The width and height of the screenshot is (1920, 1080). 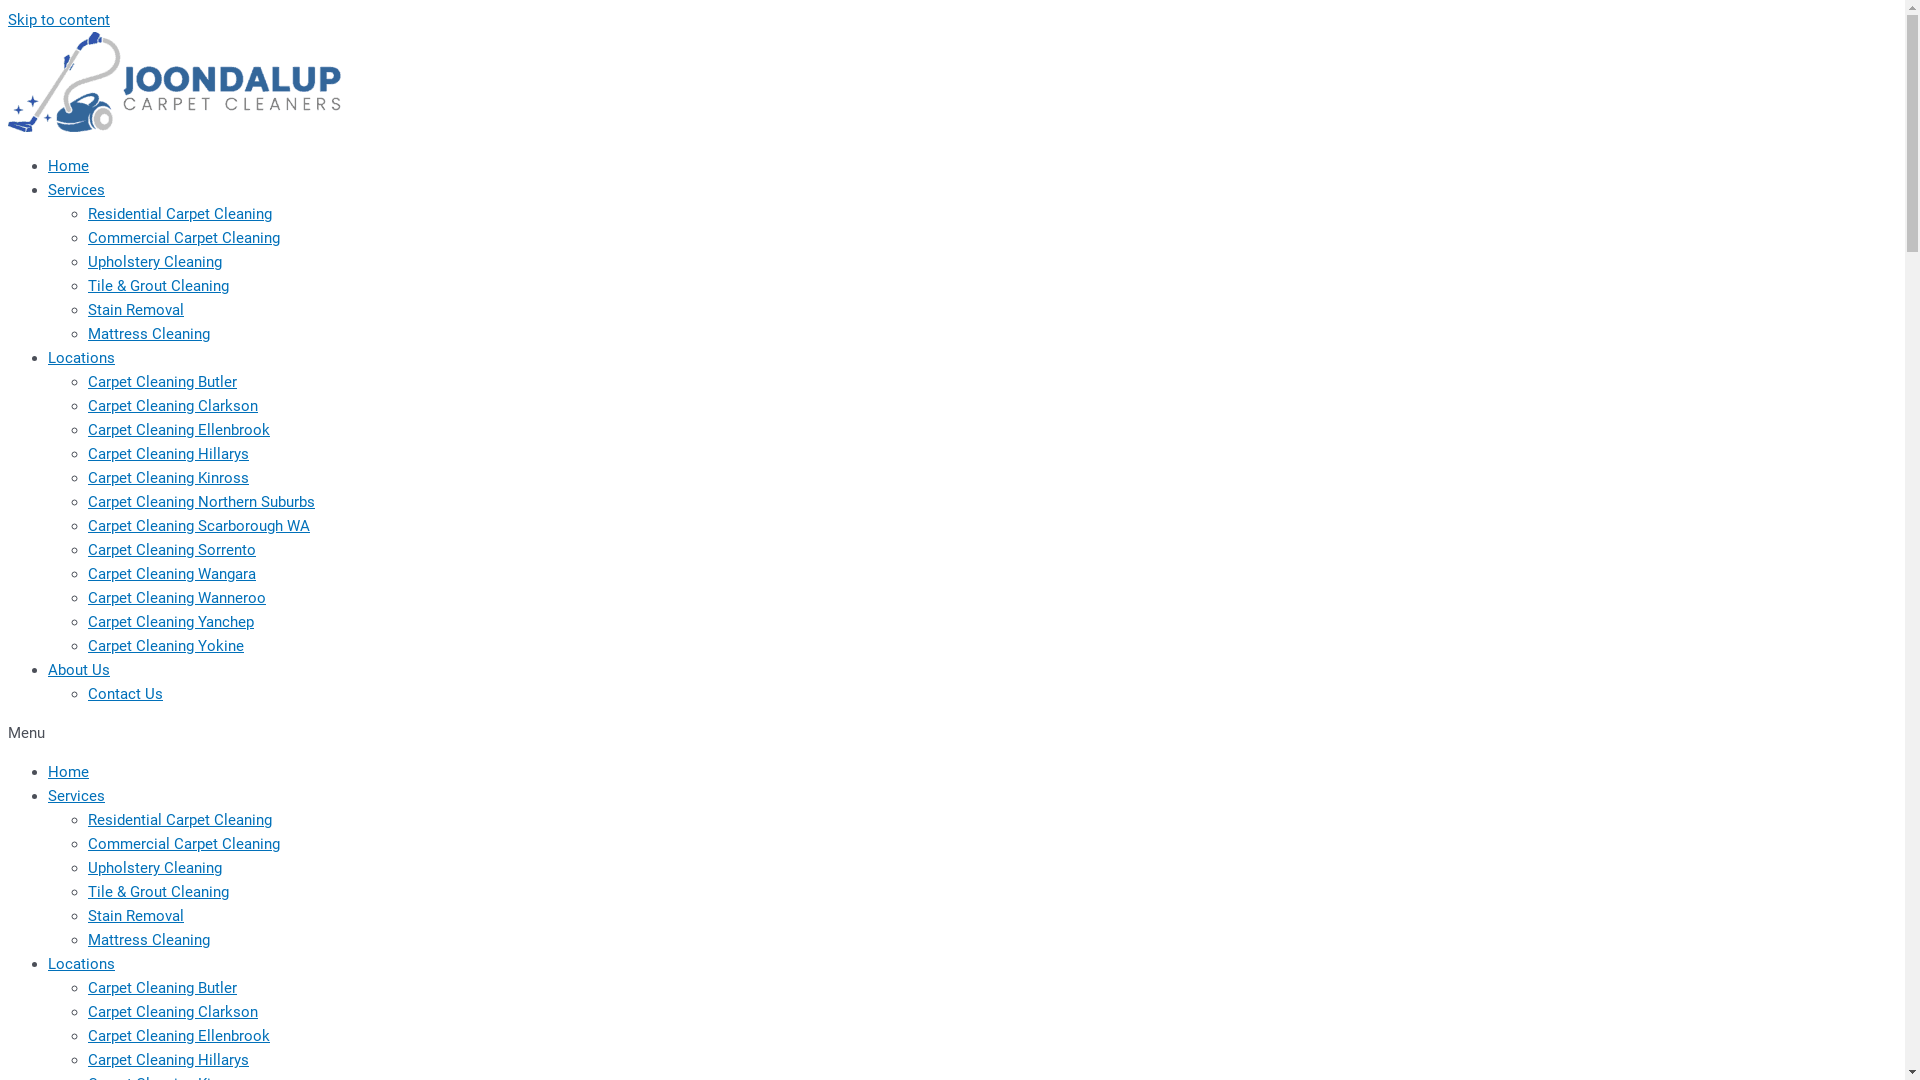 What do you see at coordinates (180, 820) in the screenshot?
I see `'Residential Carpet Cleaning'` at bounding box center [180, 820].